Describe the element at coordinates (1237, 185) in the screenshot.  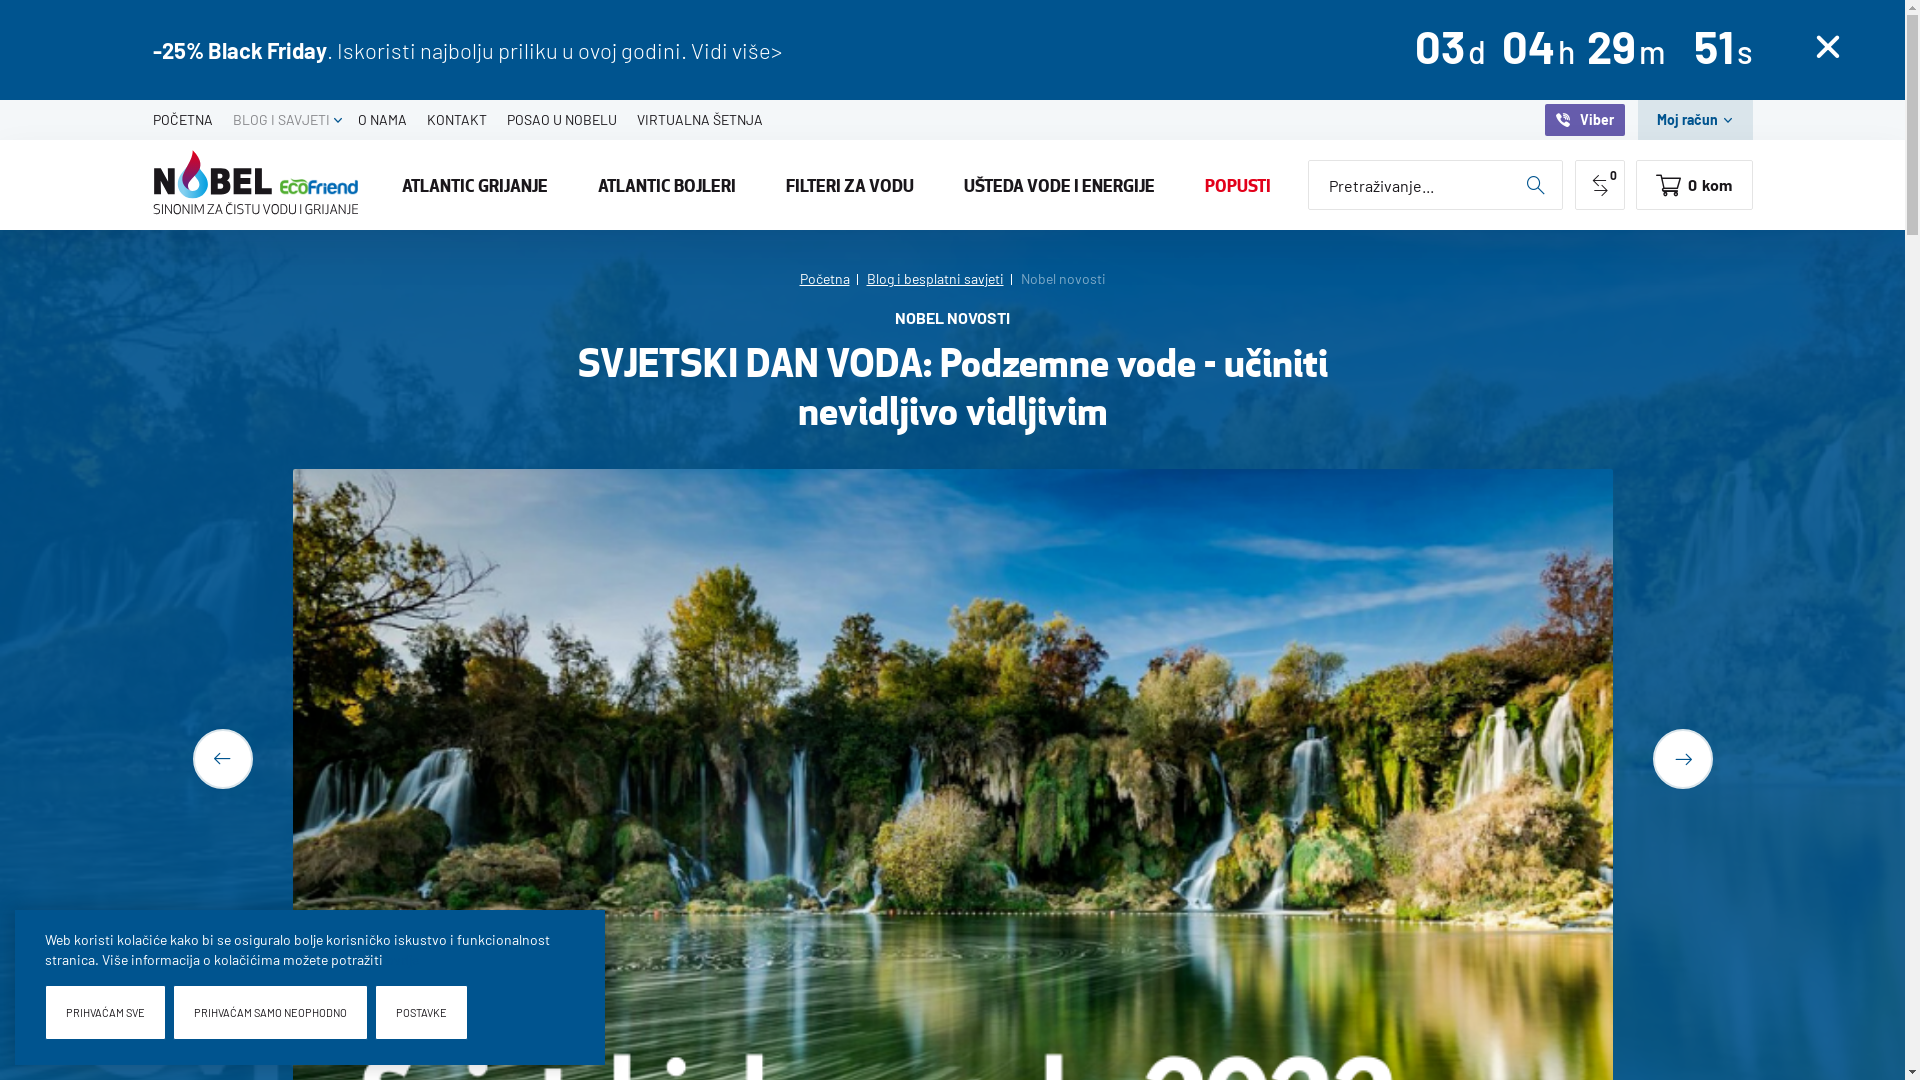
I see `'POPUSTI'` at that location.